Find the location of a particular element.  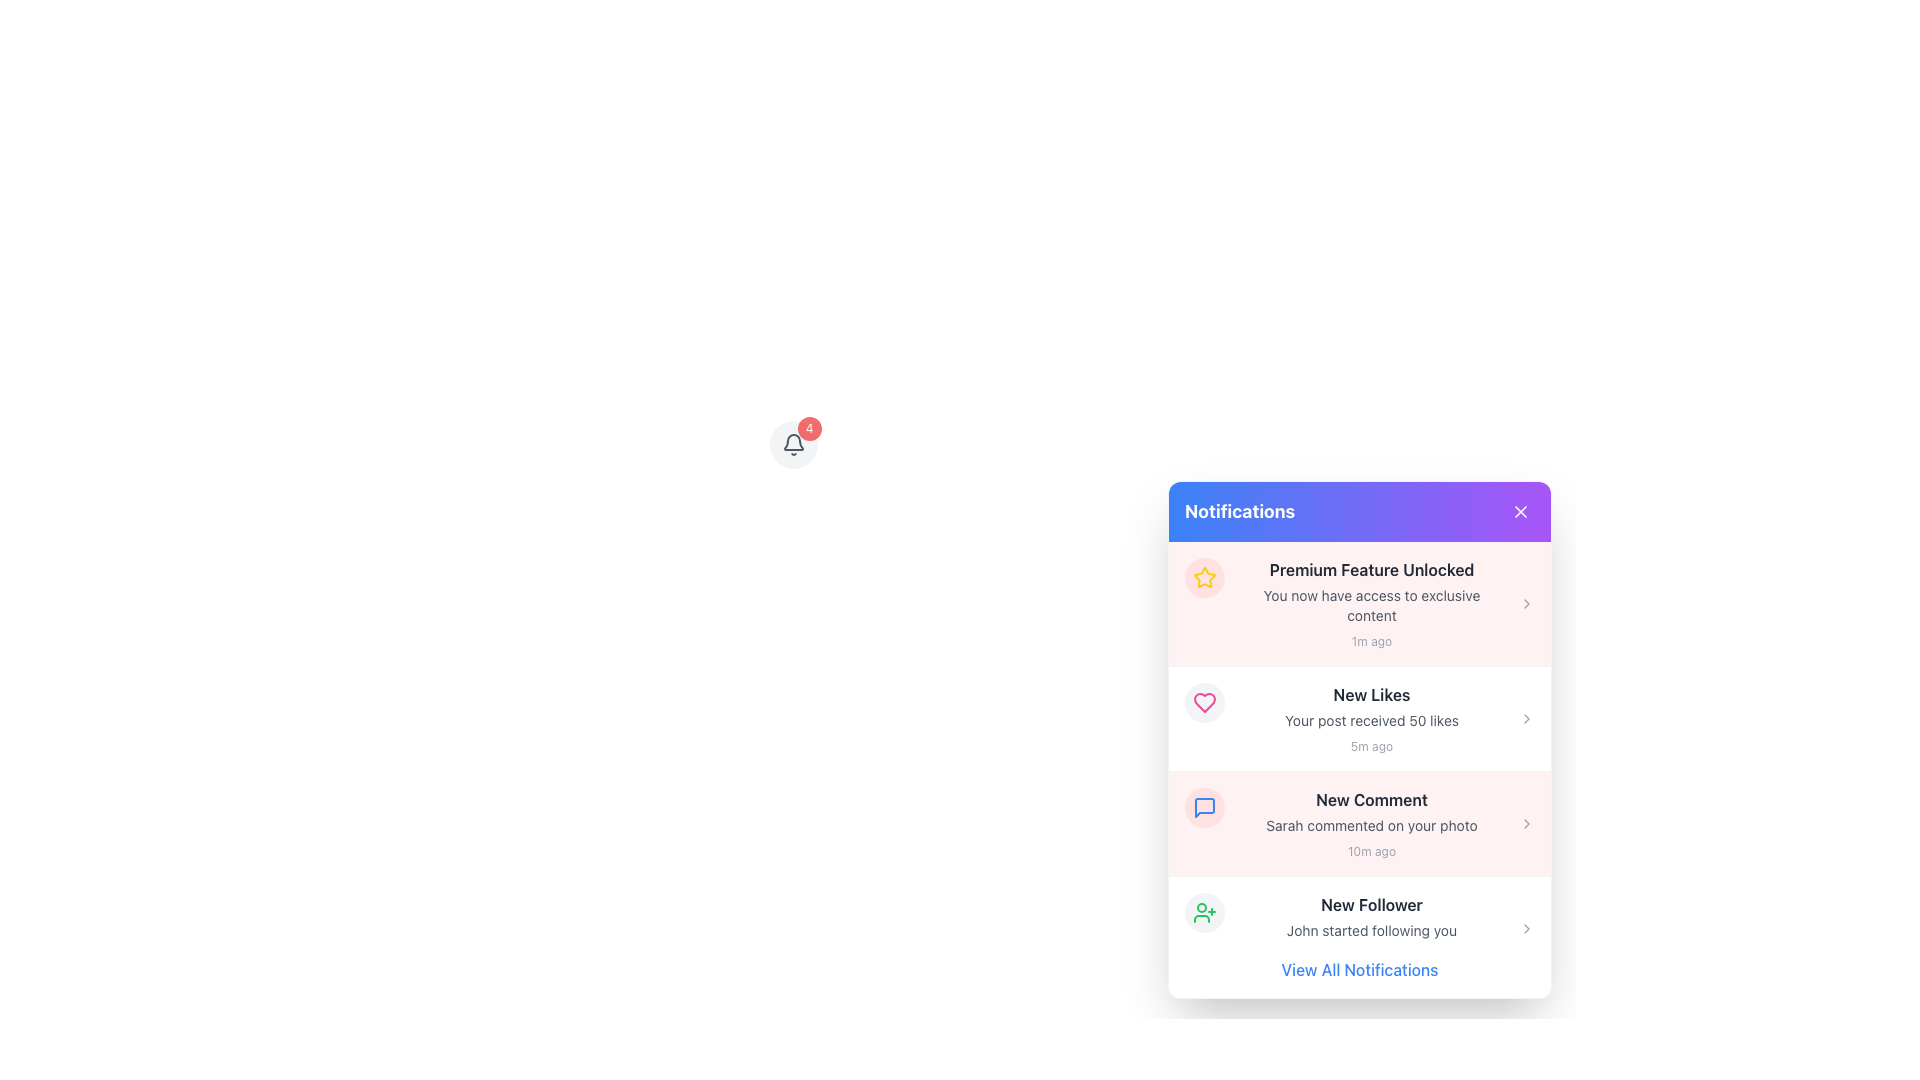

notification text from the first notification card located at the top of the notification panel, which informs the user about a newly unlocked premium feature is located at coordinates (1359, 603).